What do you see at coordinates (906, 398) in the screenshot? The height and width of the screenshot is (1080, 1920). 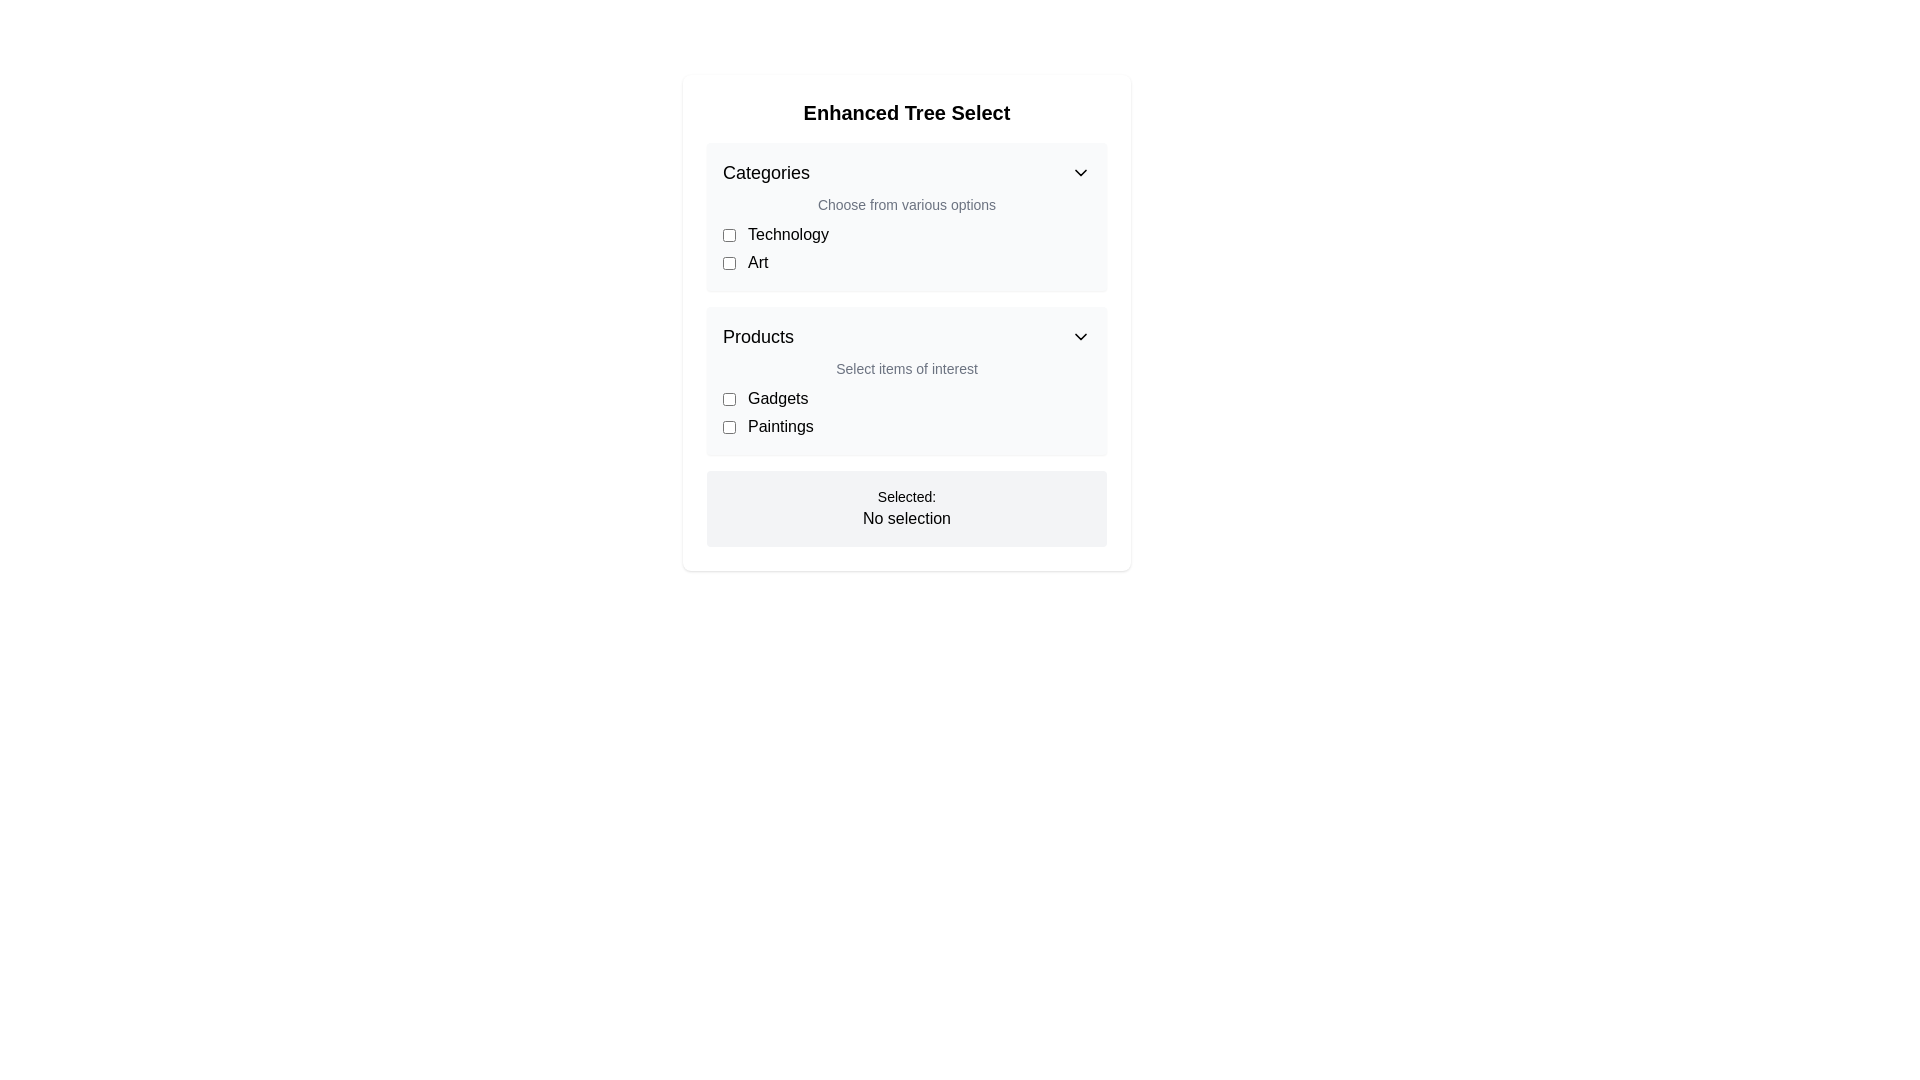 I see `the checkbox labeled 'Gadgets'` at bounding box center [906, 398].